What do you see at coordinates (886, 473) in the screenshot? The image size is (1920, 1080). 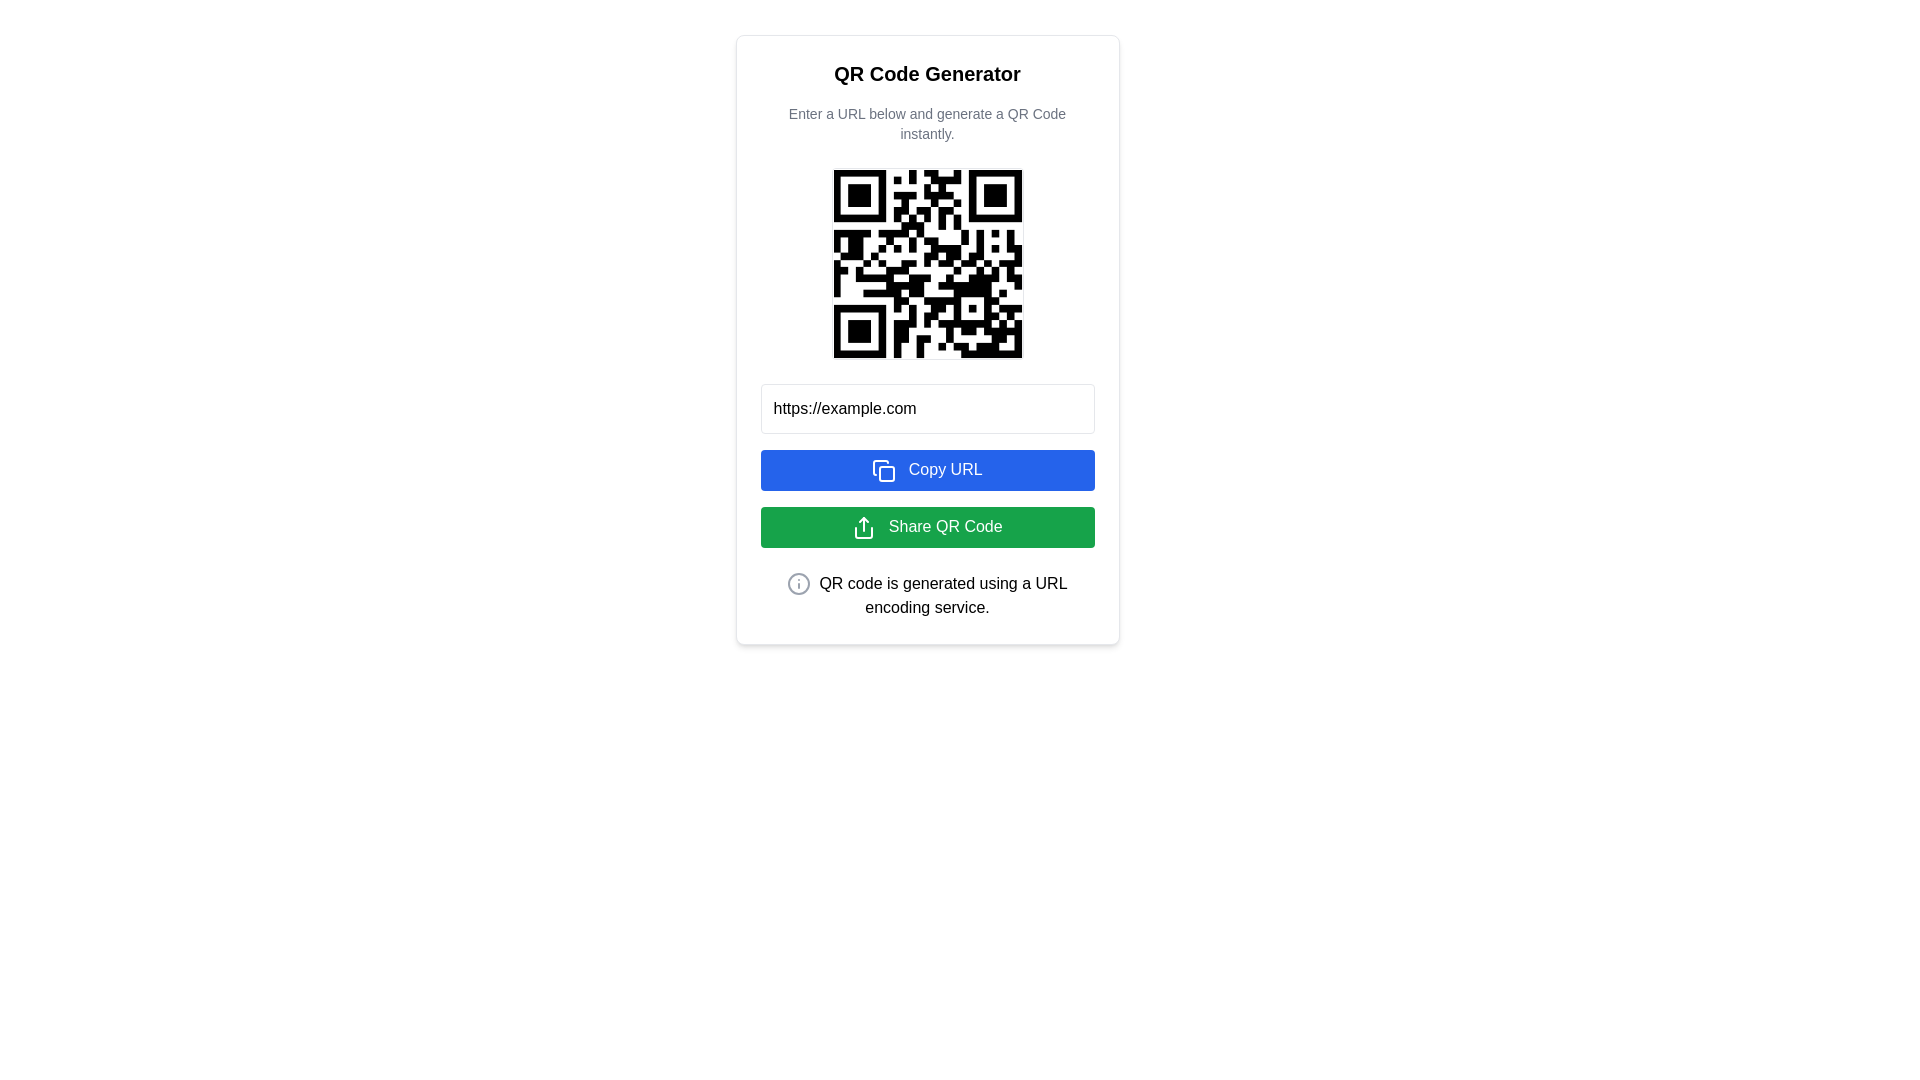 I see `the smaller blue square in the top-right corner of the clipboard icon, which serves as a decorative representation of the copying action` at bounding box center [886, 473].